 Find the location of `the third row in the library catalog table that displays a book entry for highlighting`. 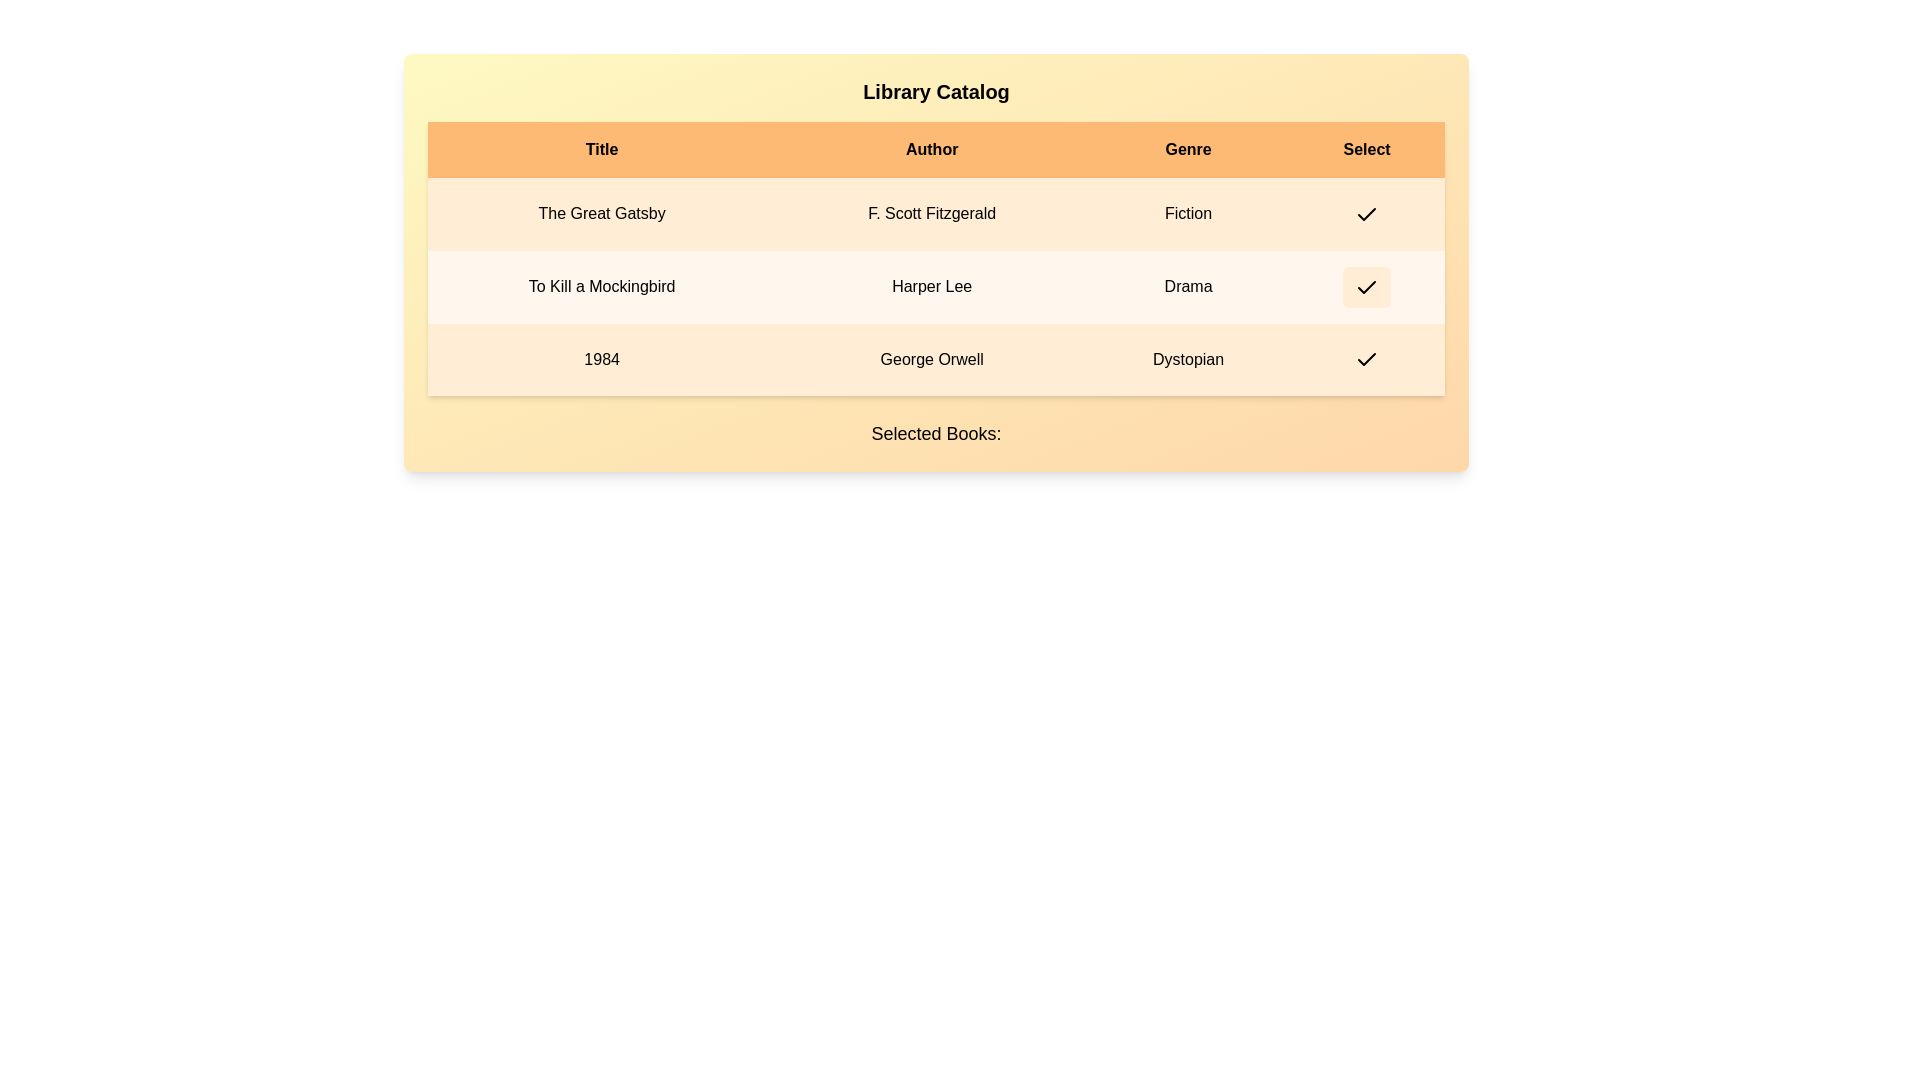

the third row in the library catalog table that displays a book entry for highlighting is located at coordinates (935, 358).